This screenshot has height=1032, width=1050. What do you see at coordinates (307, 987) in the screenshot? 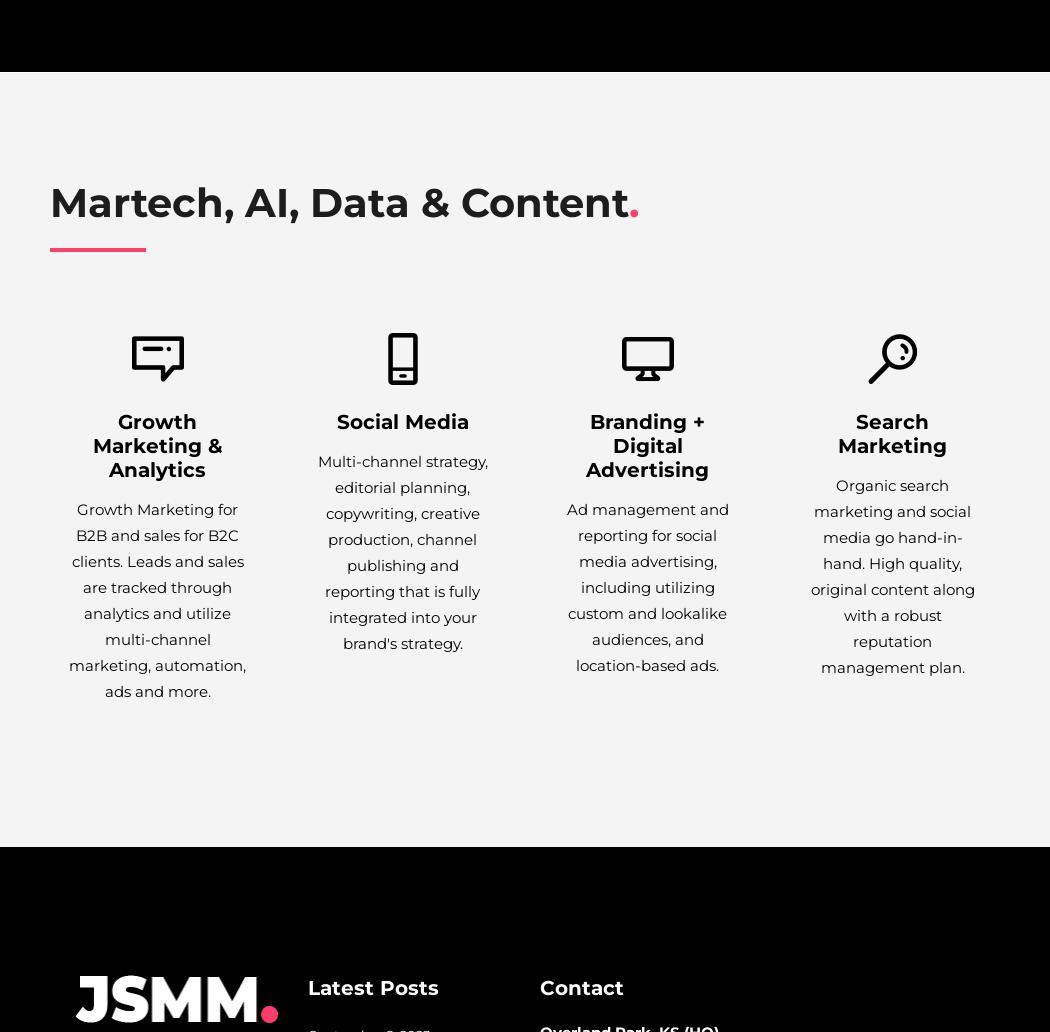
I see `'Latest Posts'` at bounding box center [307, 987].